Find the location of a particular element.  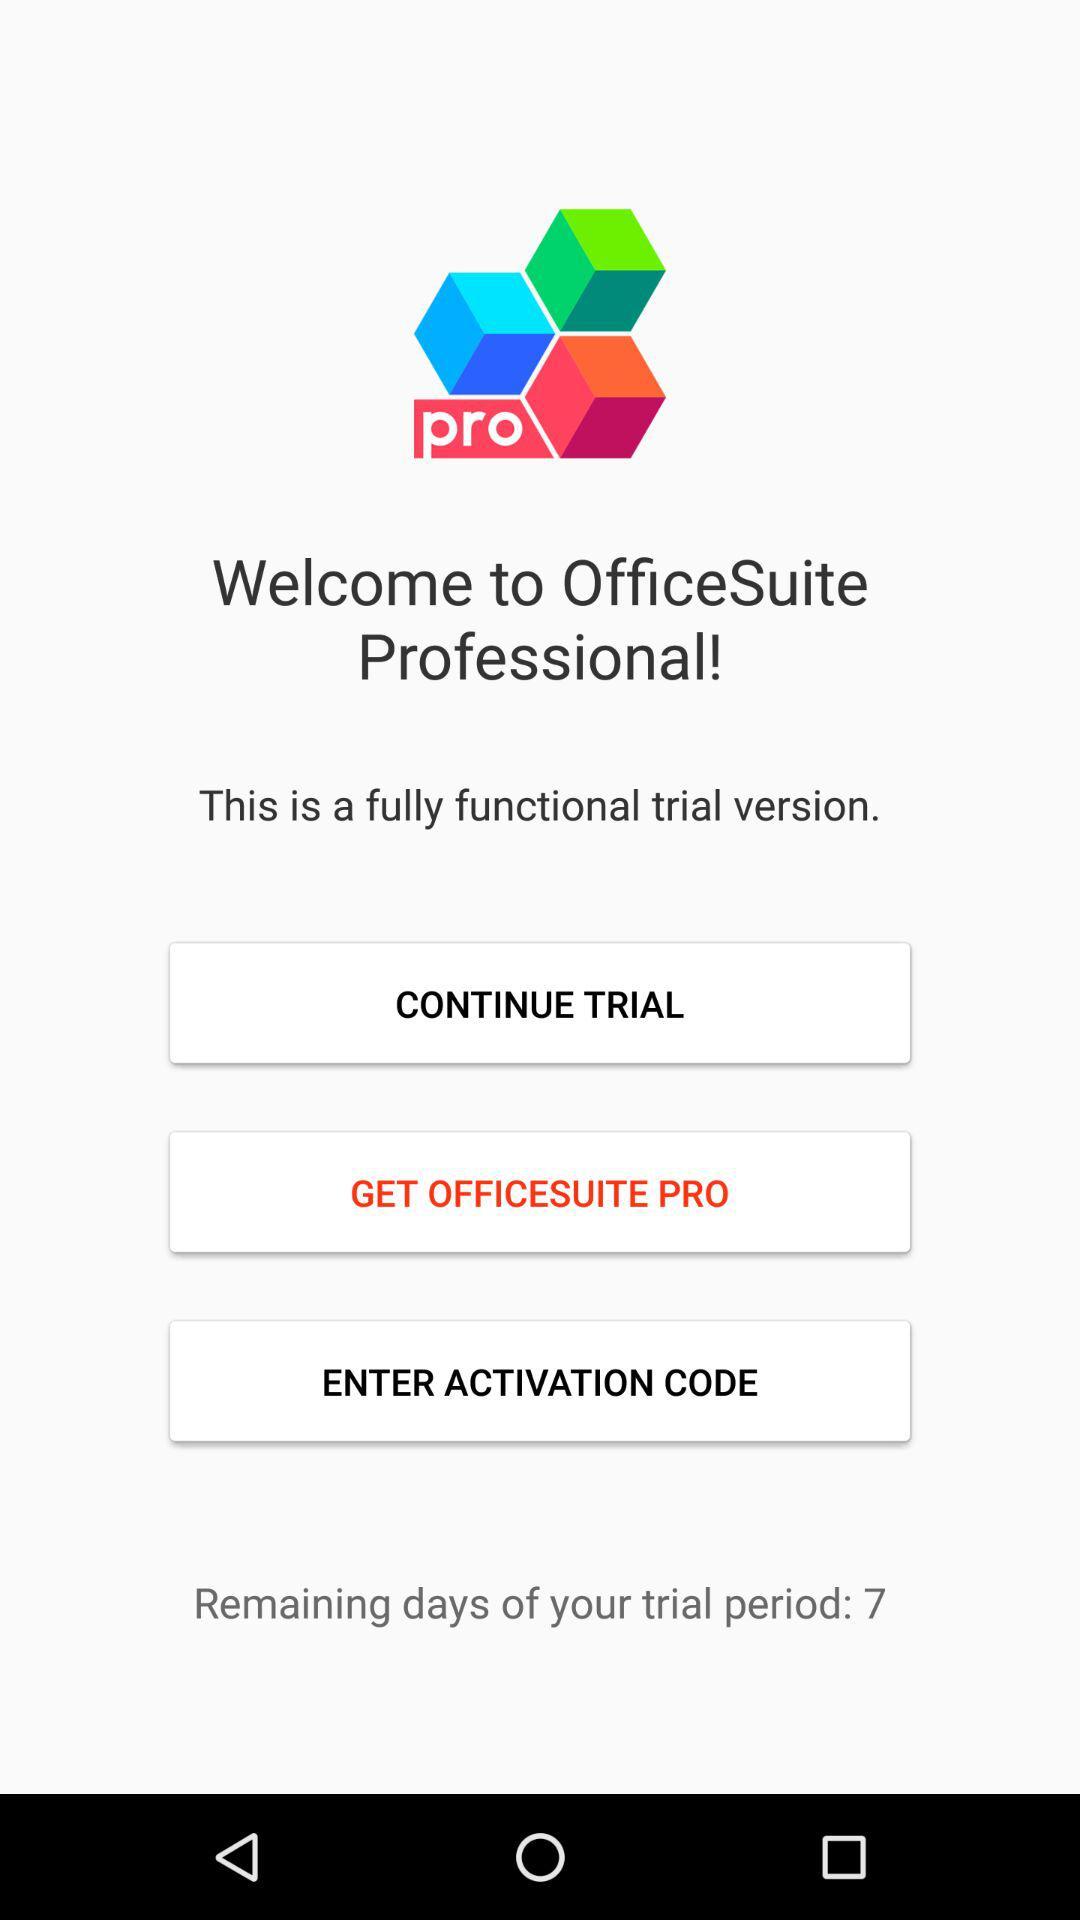

the continue trial is located at coordinates (540, 1003).